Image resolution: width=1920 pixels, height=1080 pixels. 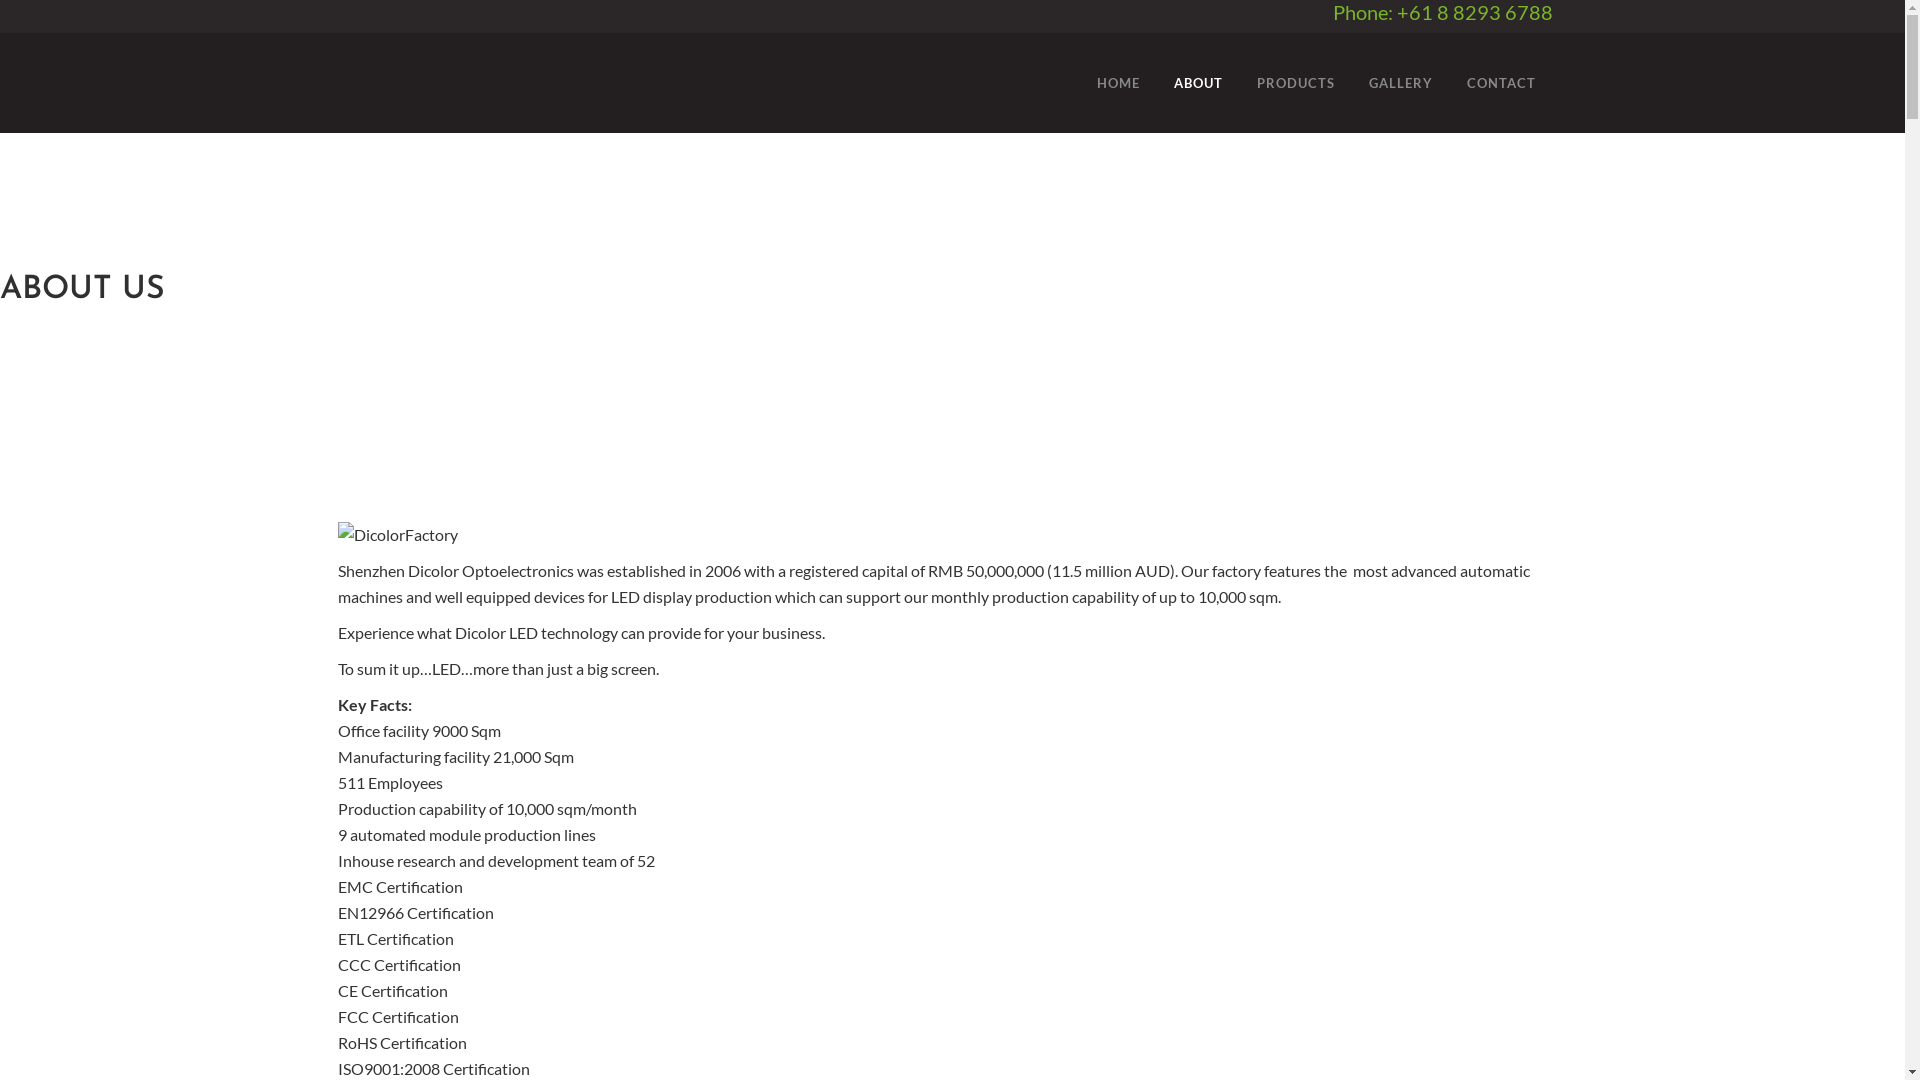 What do you see at coordinates (1296, 82) in the screenshot?
I see `'PRODUCTS'` at bounding box center [1296, 82].